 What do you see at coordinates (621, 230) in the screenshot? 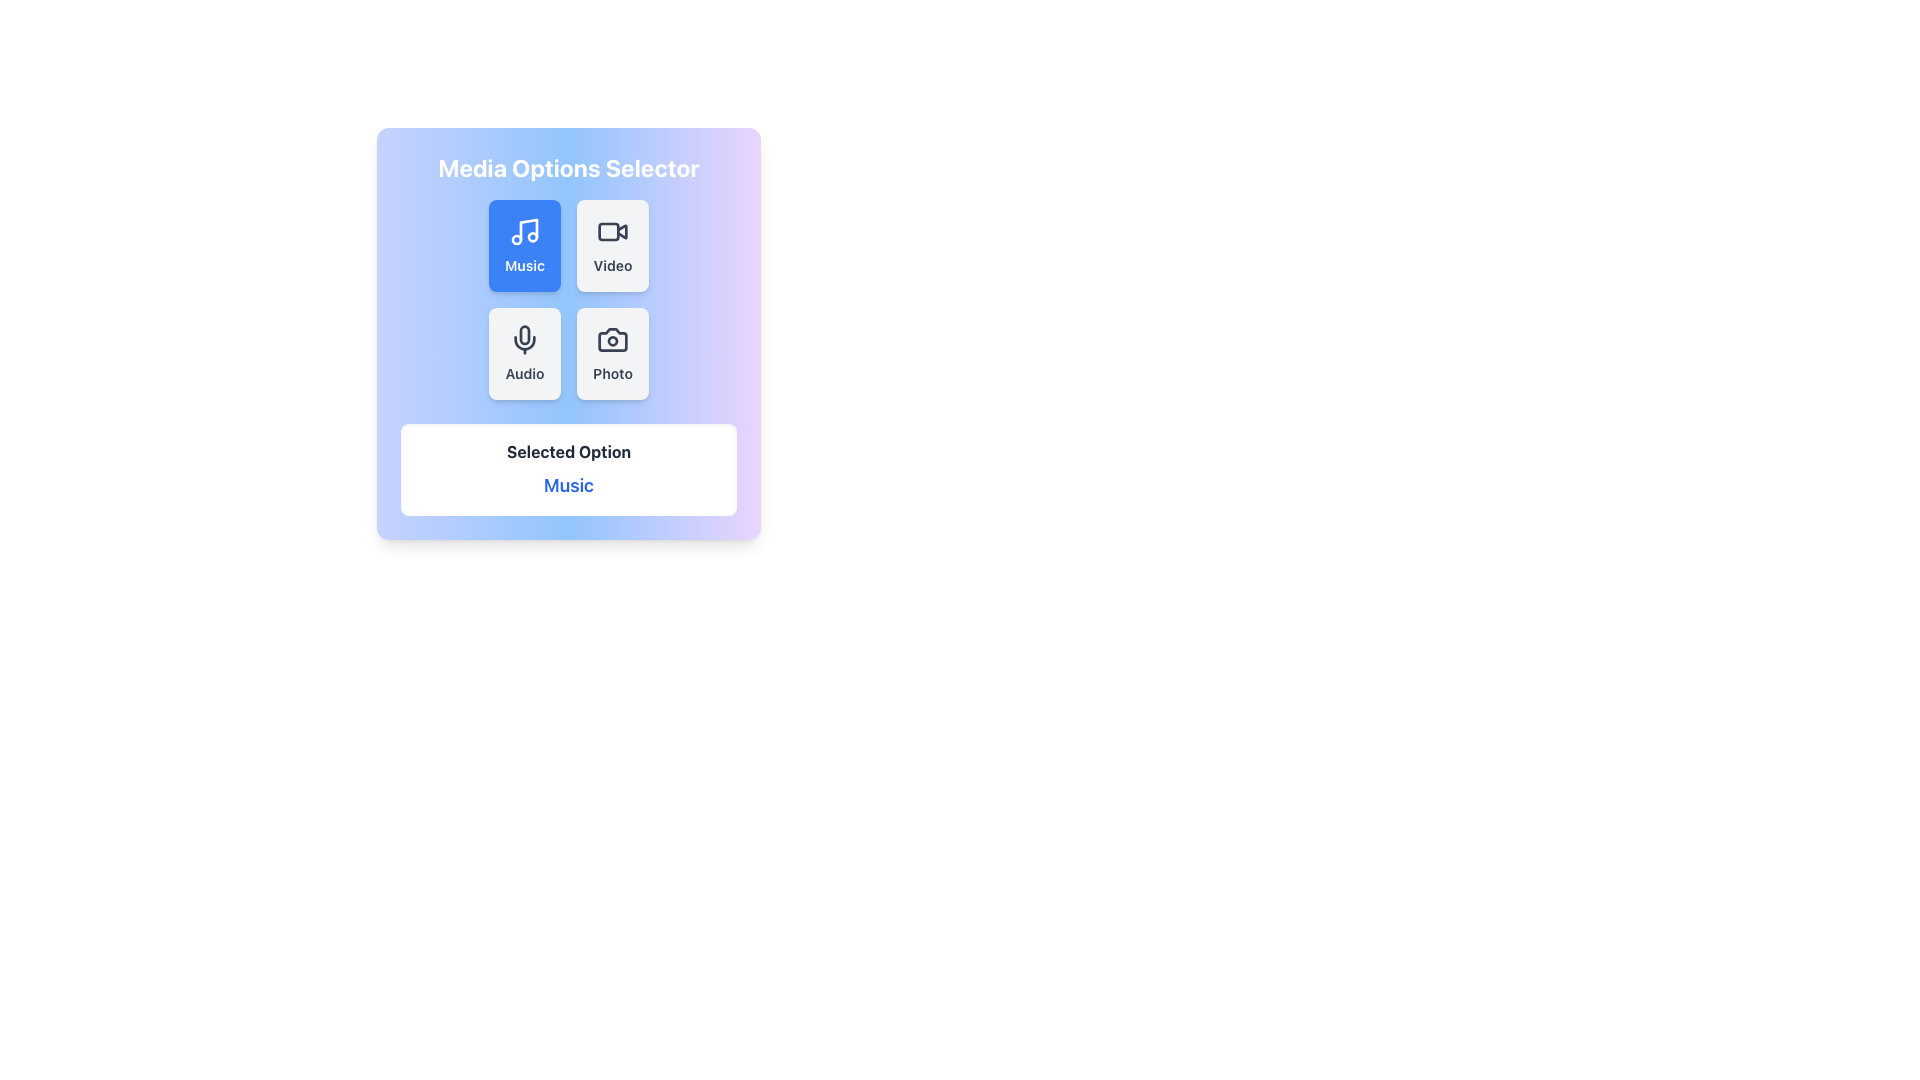
I see `the decorative 'Video' icon in the media selection menu, located in the upper-right corner of the options grid` at bounding box center [621, 230].